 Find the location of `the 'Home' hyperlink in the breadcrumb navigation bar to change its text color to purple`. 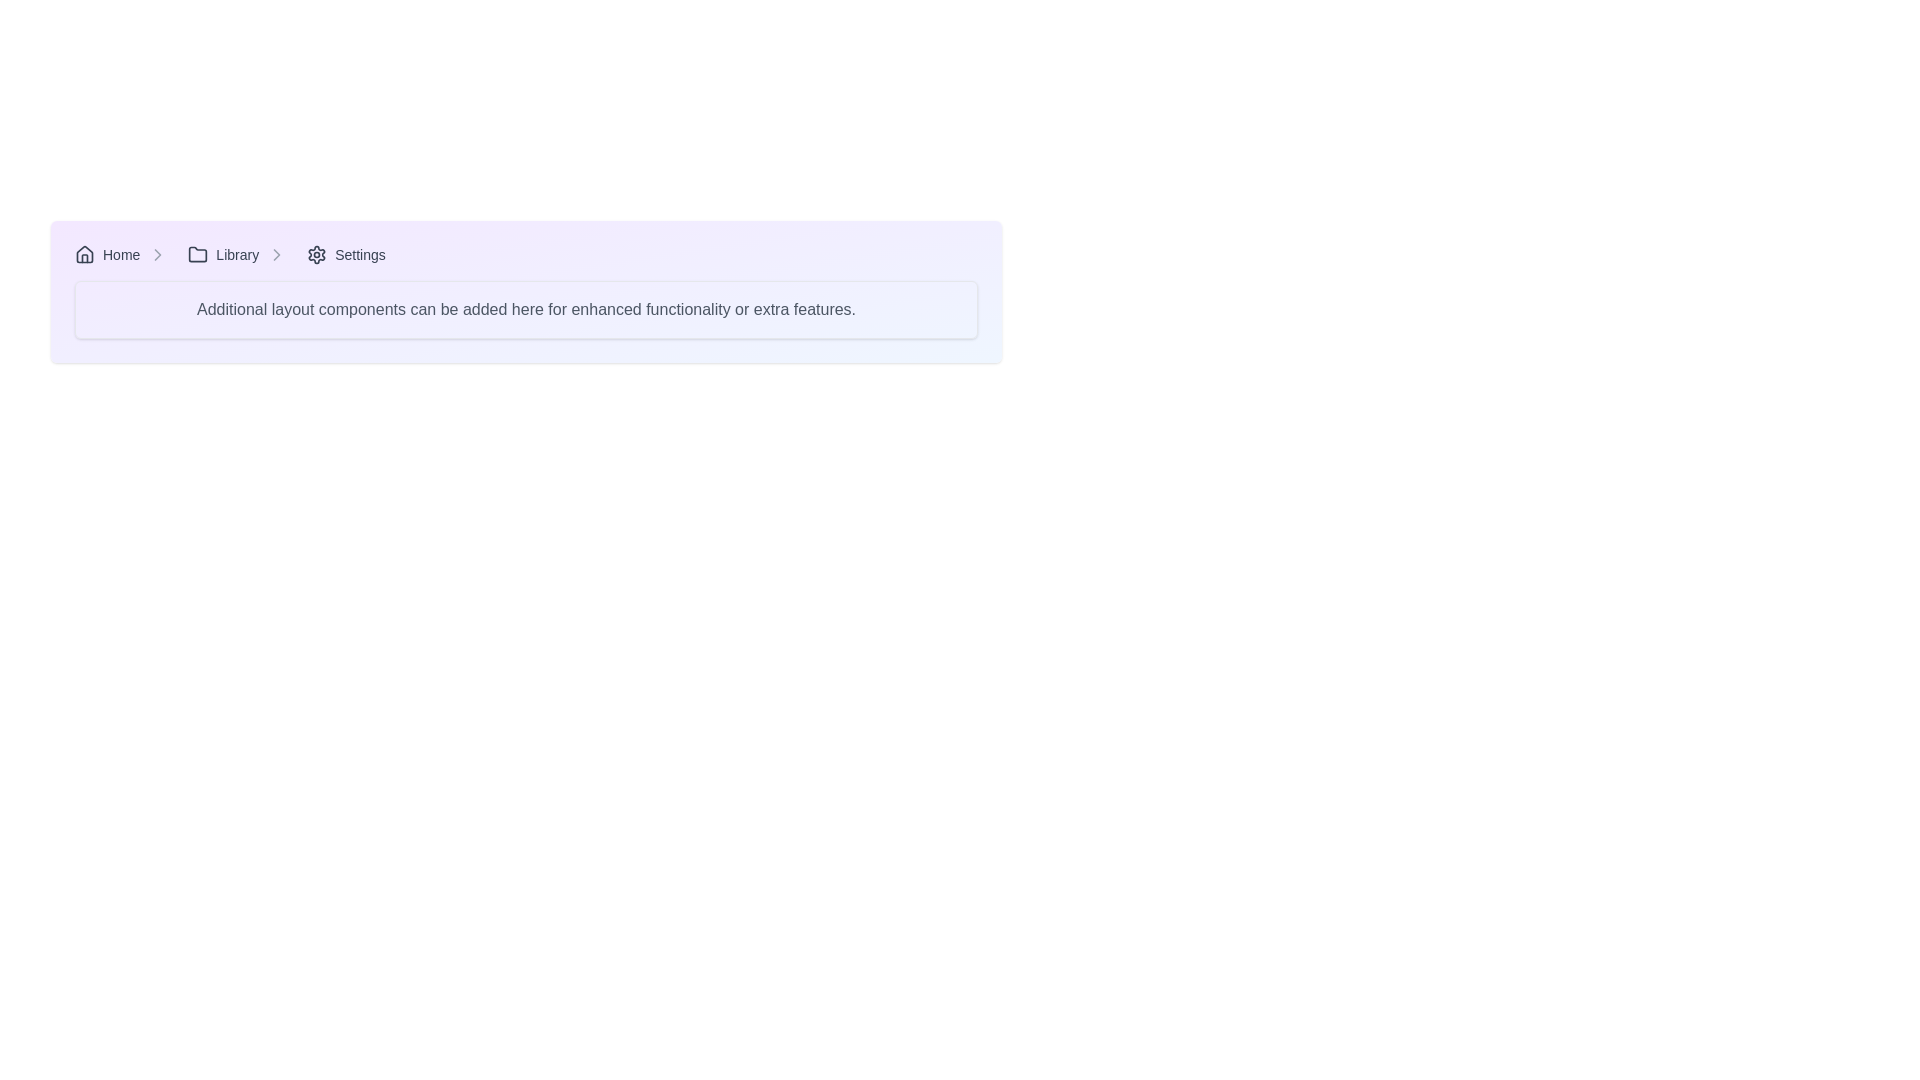

the 'Home' hyperlink in the breadcrumb navigation bar to change its text color to purple is located at coordinates (106, 253).